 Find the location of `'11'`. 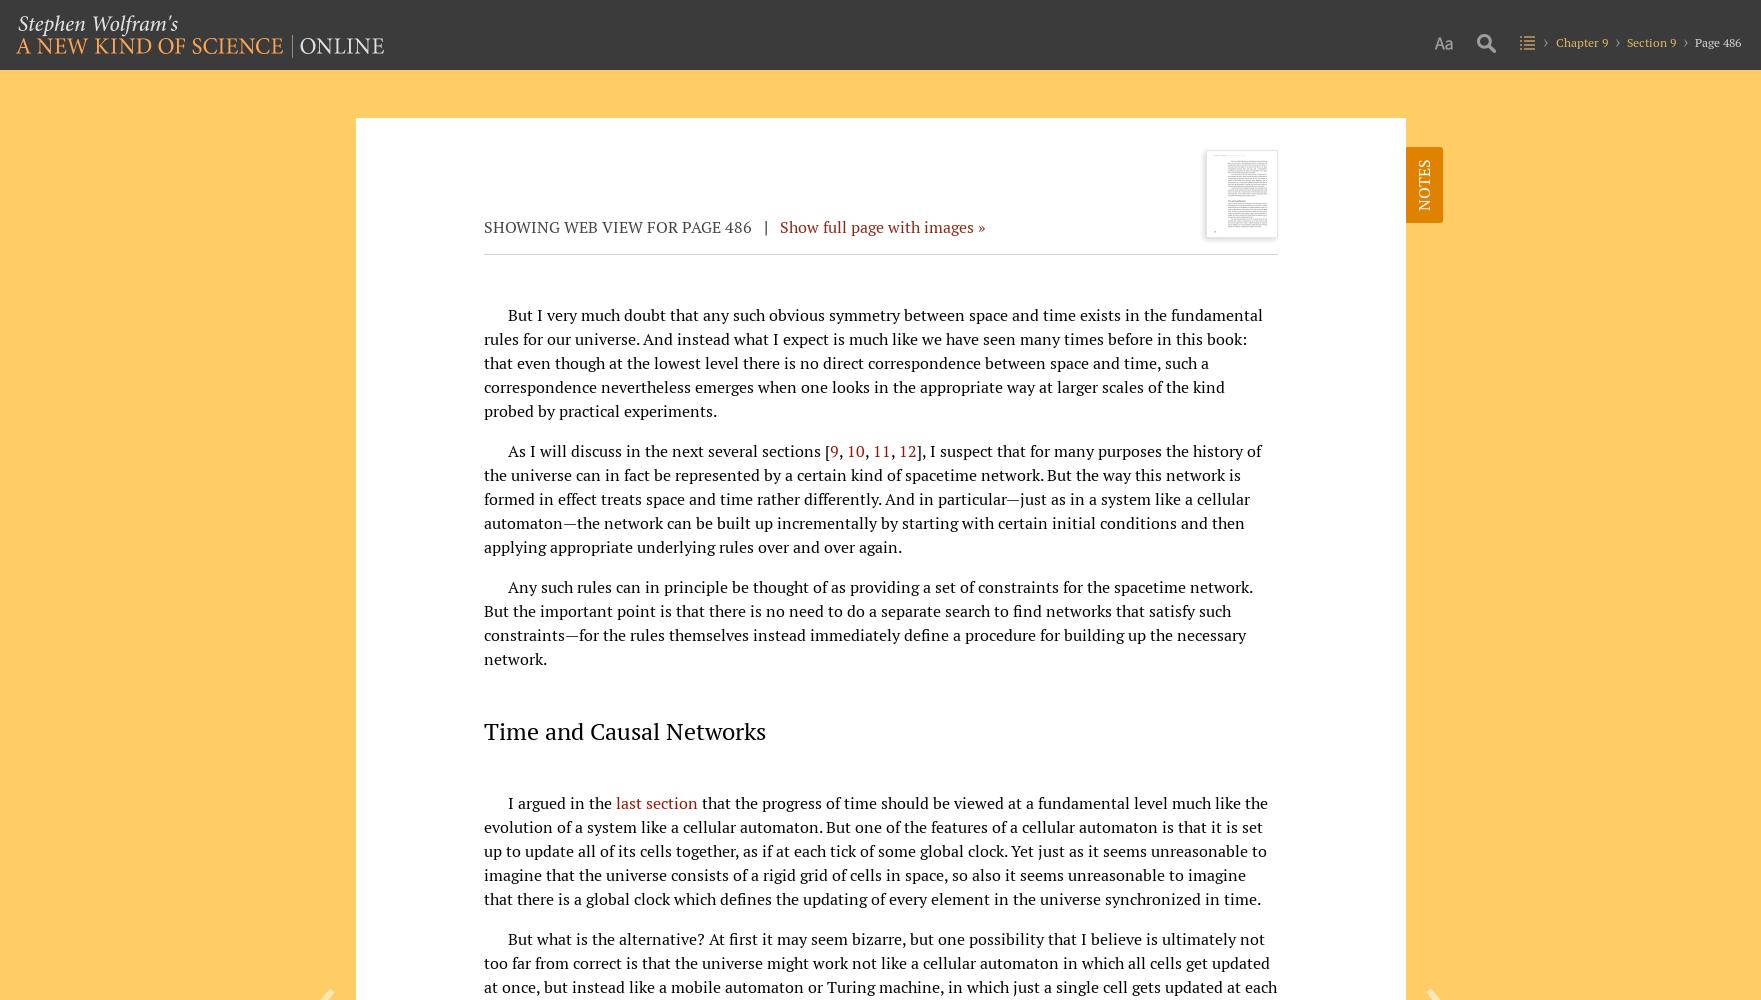

'11' is located at coordinates (880, 450).